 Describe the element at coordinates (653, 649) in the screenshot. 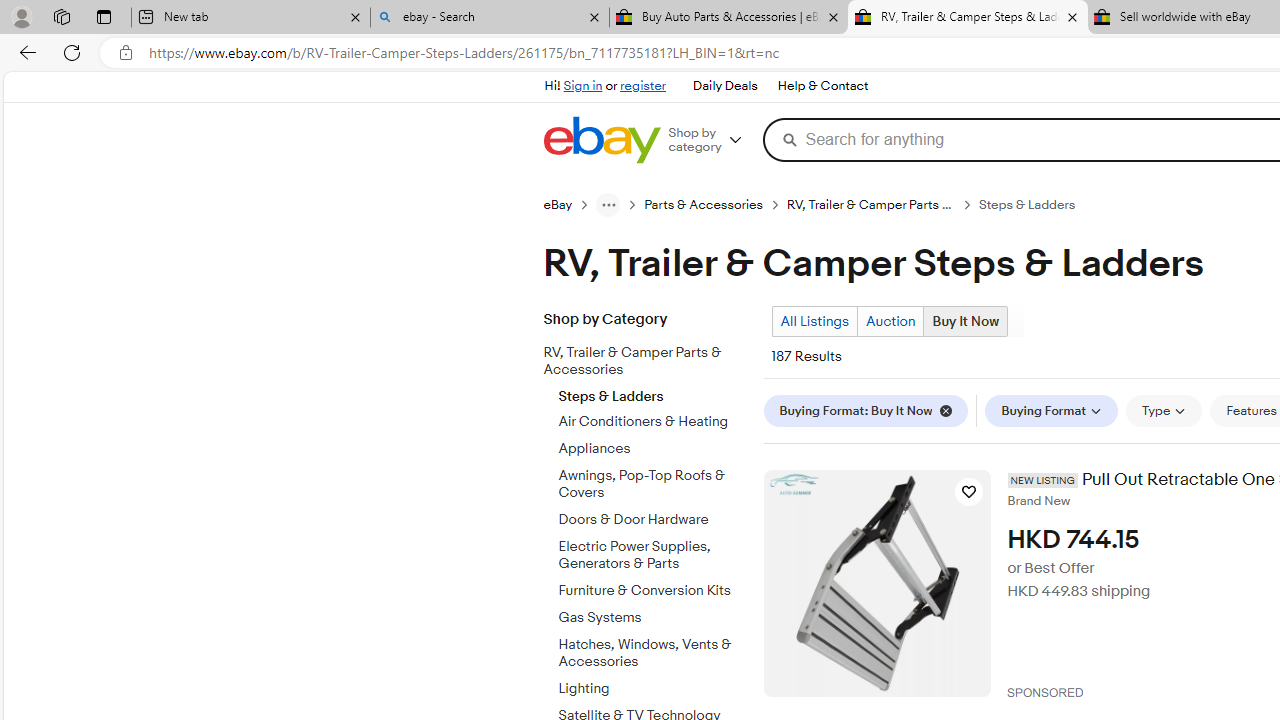

I see `'Hatches, Windows, Vents & Accessories'` at that location.